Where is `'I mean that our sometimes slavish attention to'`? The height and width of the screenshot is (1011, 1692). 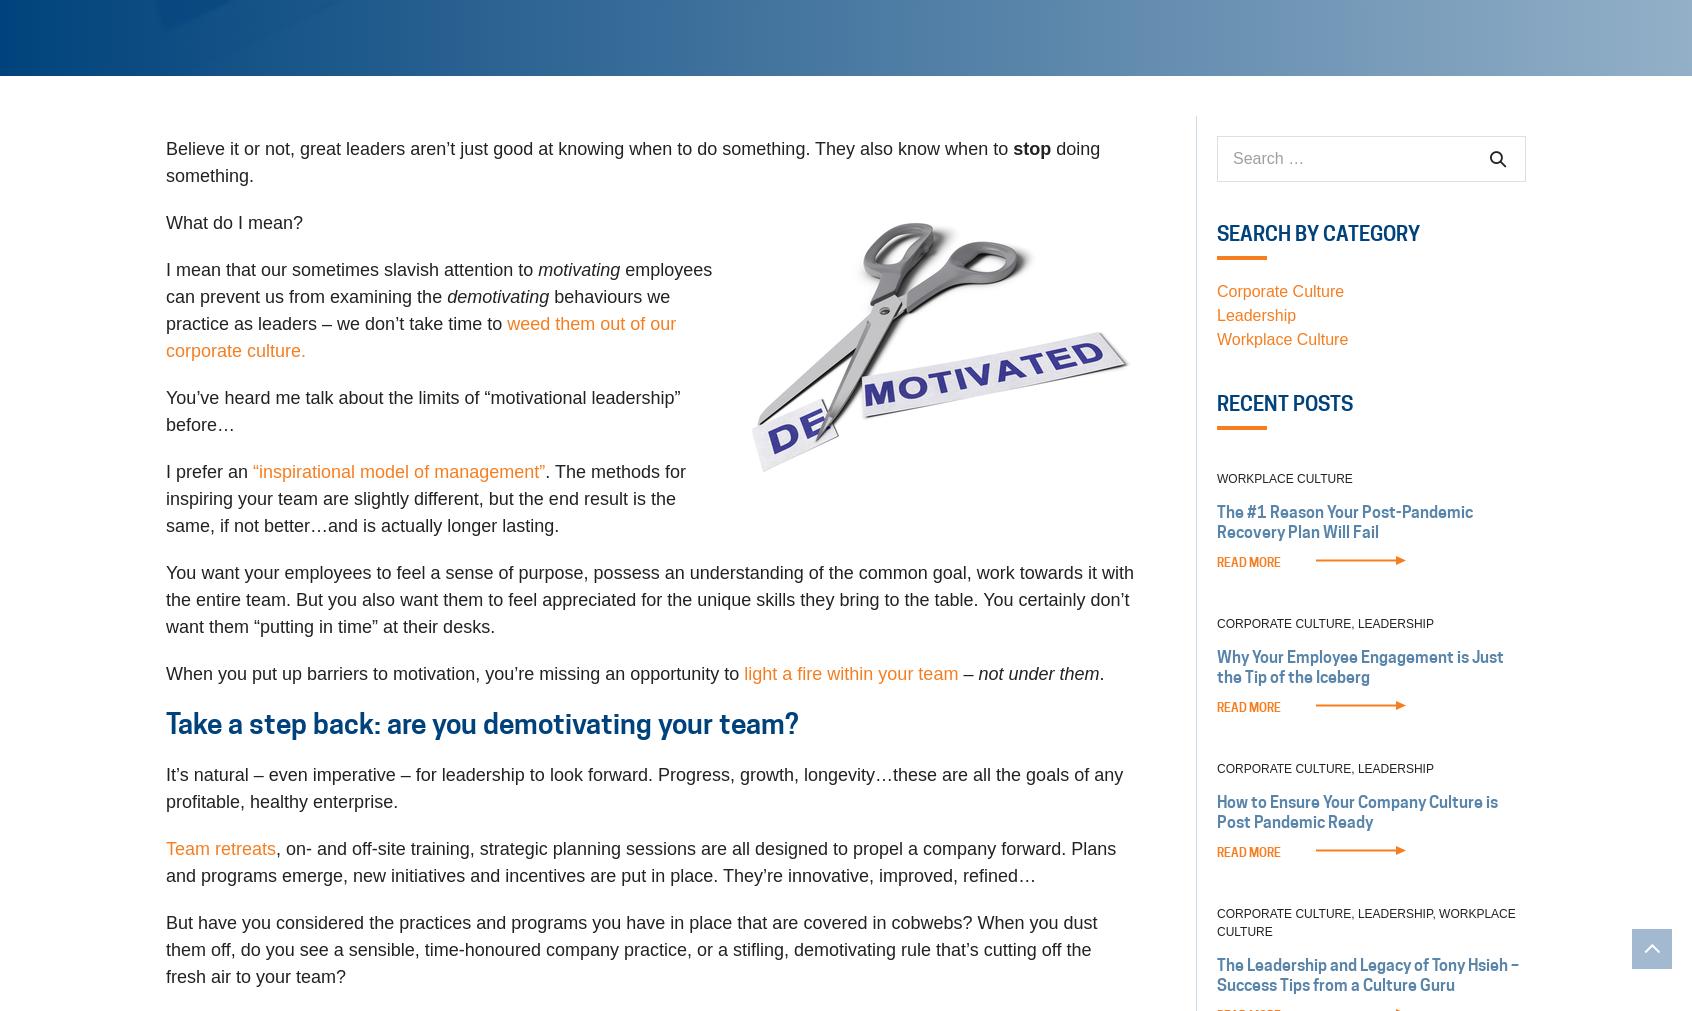 'I mean that our sometimes slavish attention to' is located at coordinates (350, 270).